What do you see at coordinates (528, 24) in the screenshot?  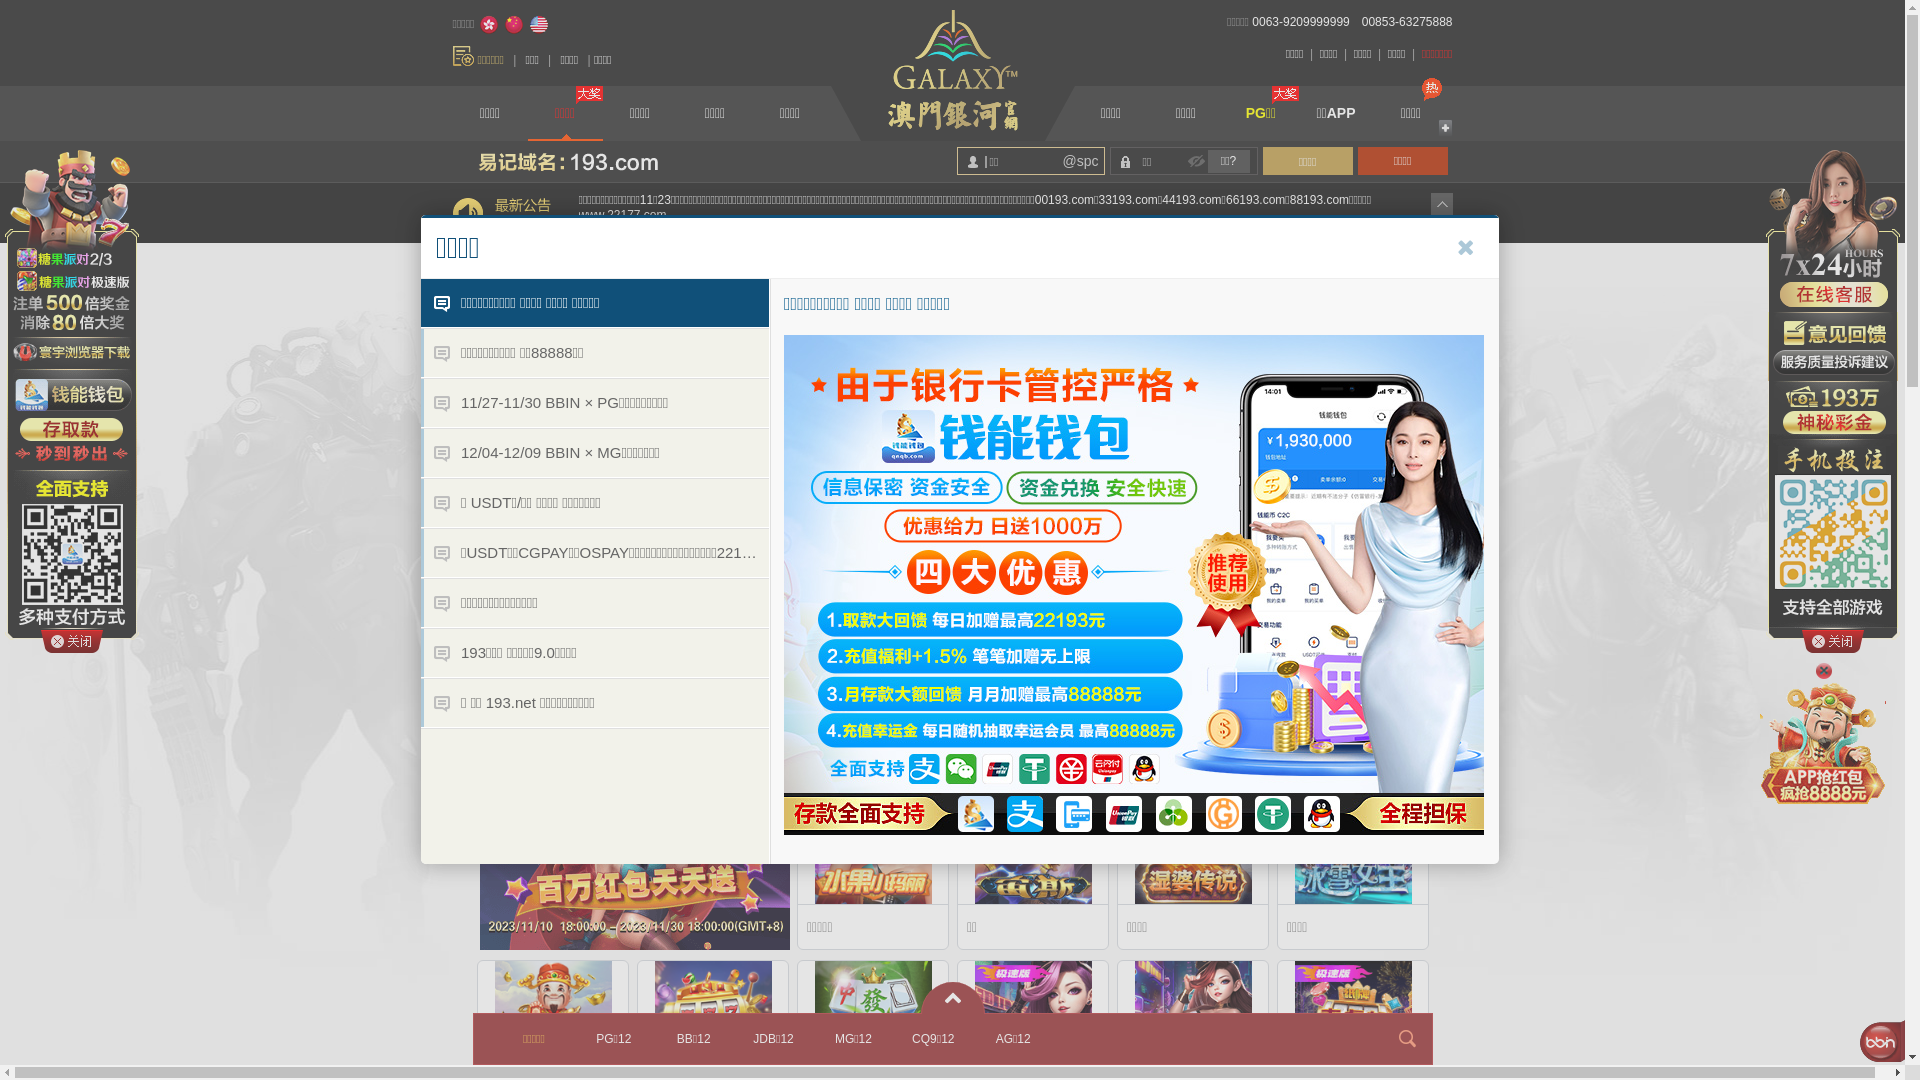 I see `'English'` at bounding box center [528, 24].